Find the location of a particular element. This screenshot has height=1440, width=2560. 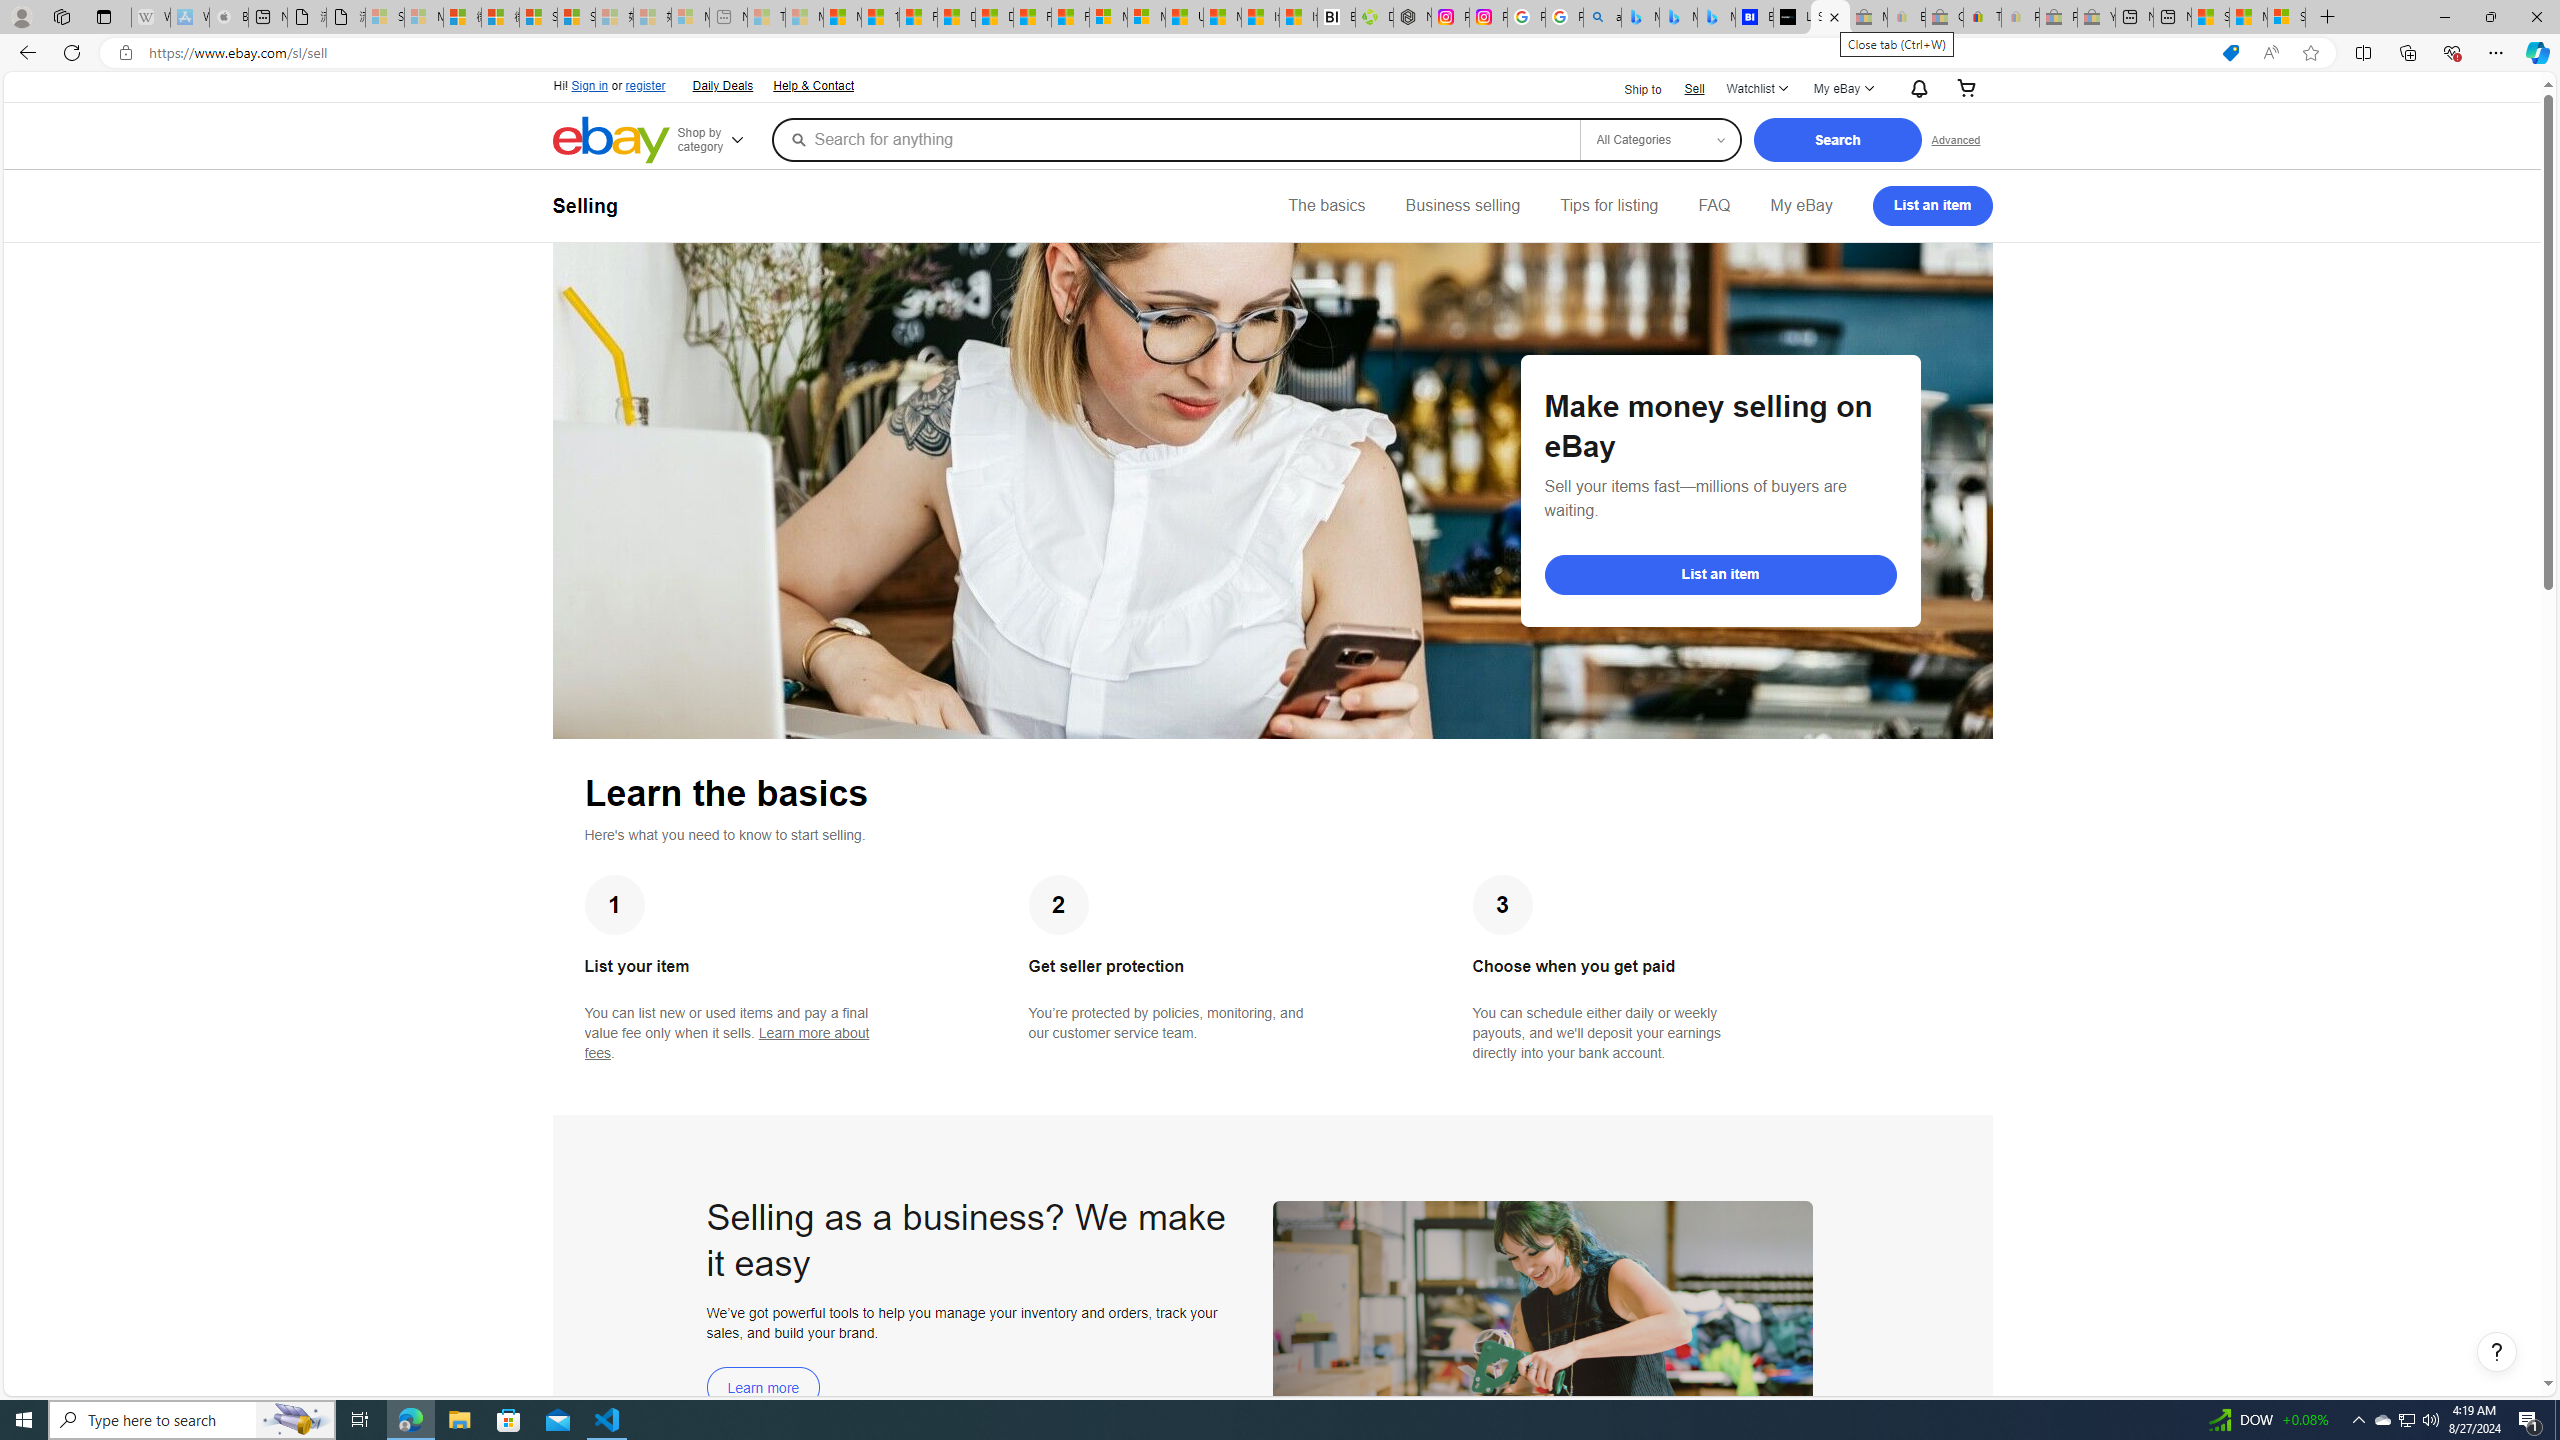

'Your shopping cart' is located at coordinates (1965, 88).